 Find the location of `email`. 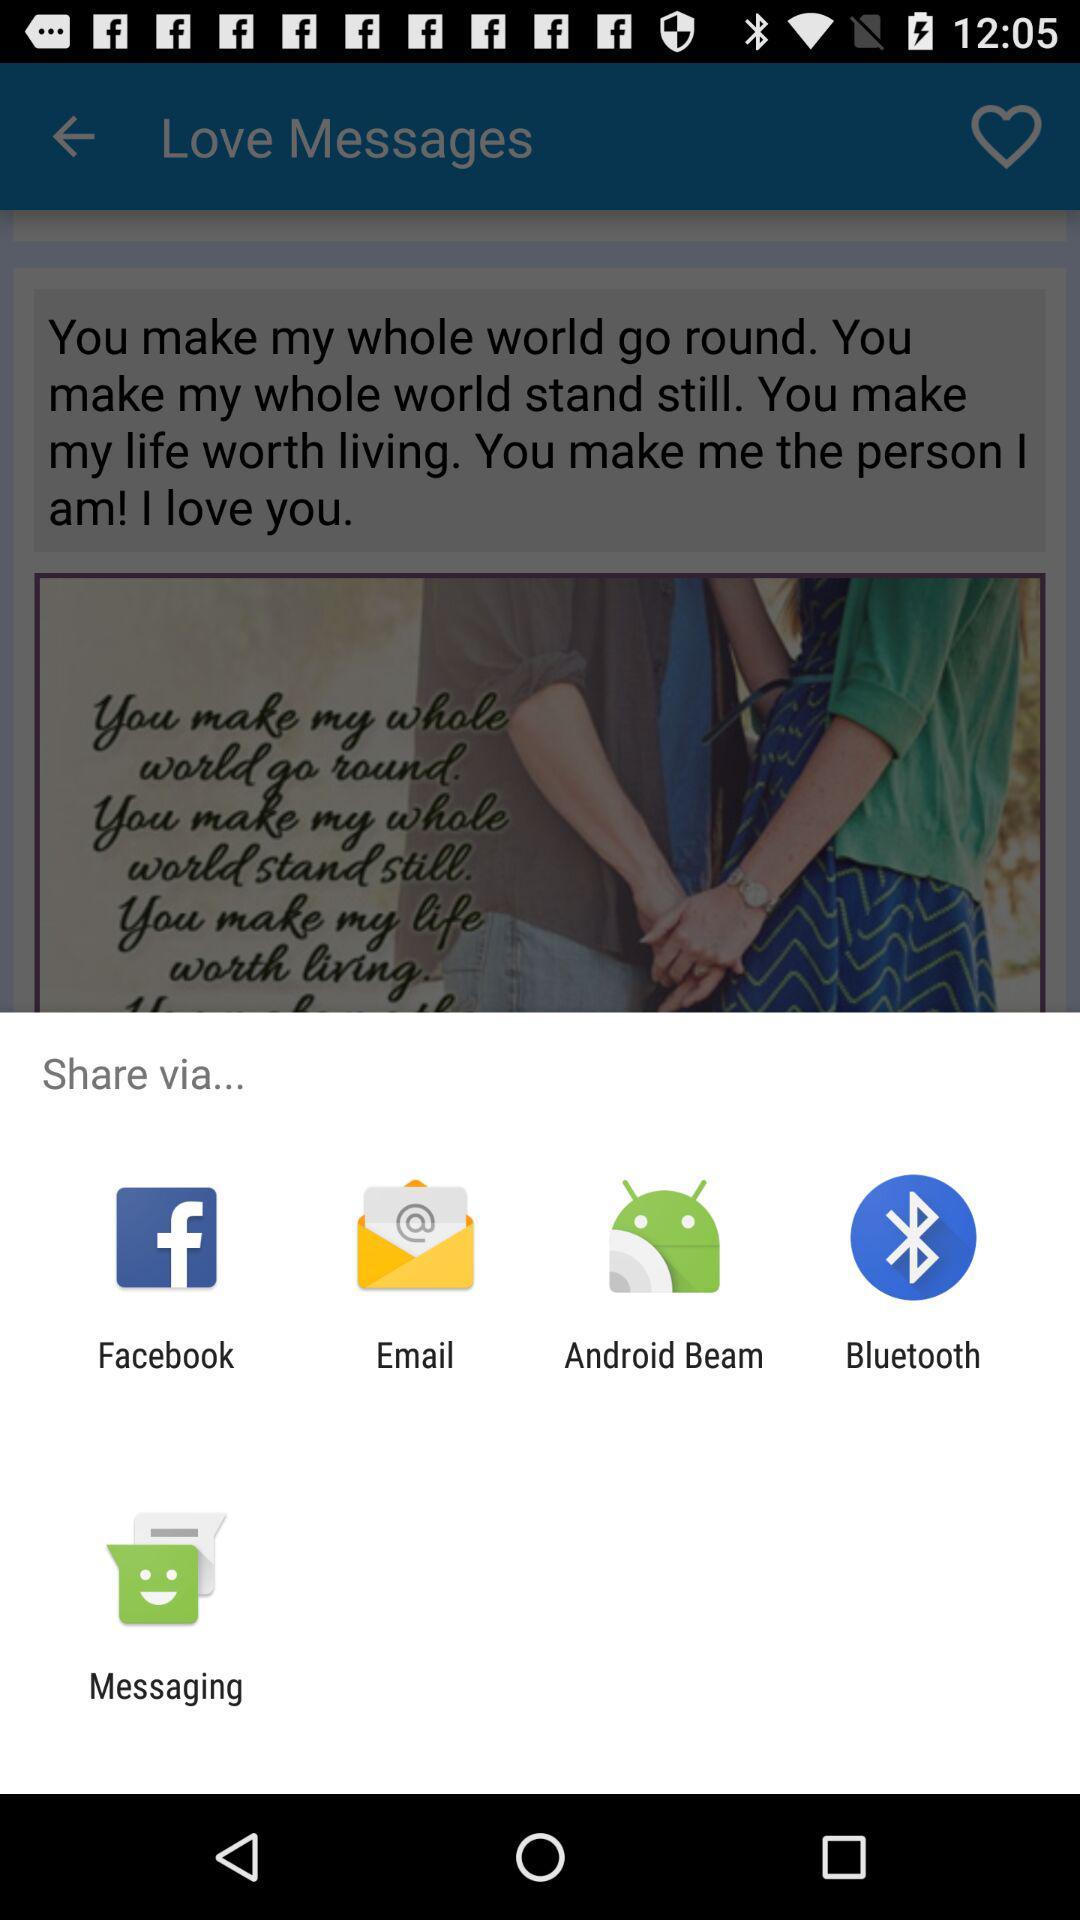

email is located at coordinates (414, 1374).